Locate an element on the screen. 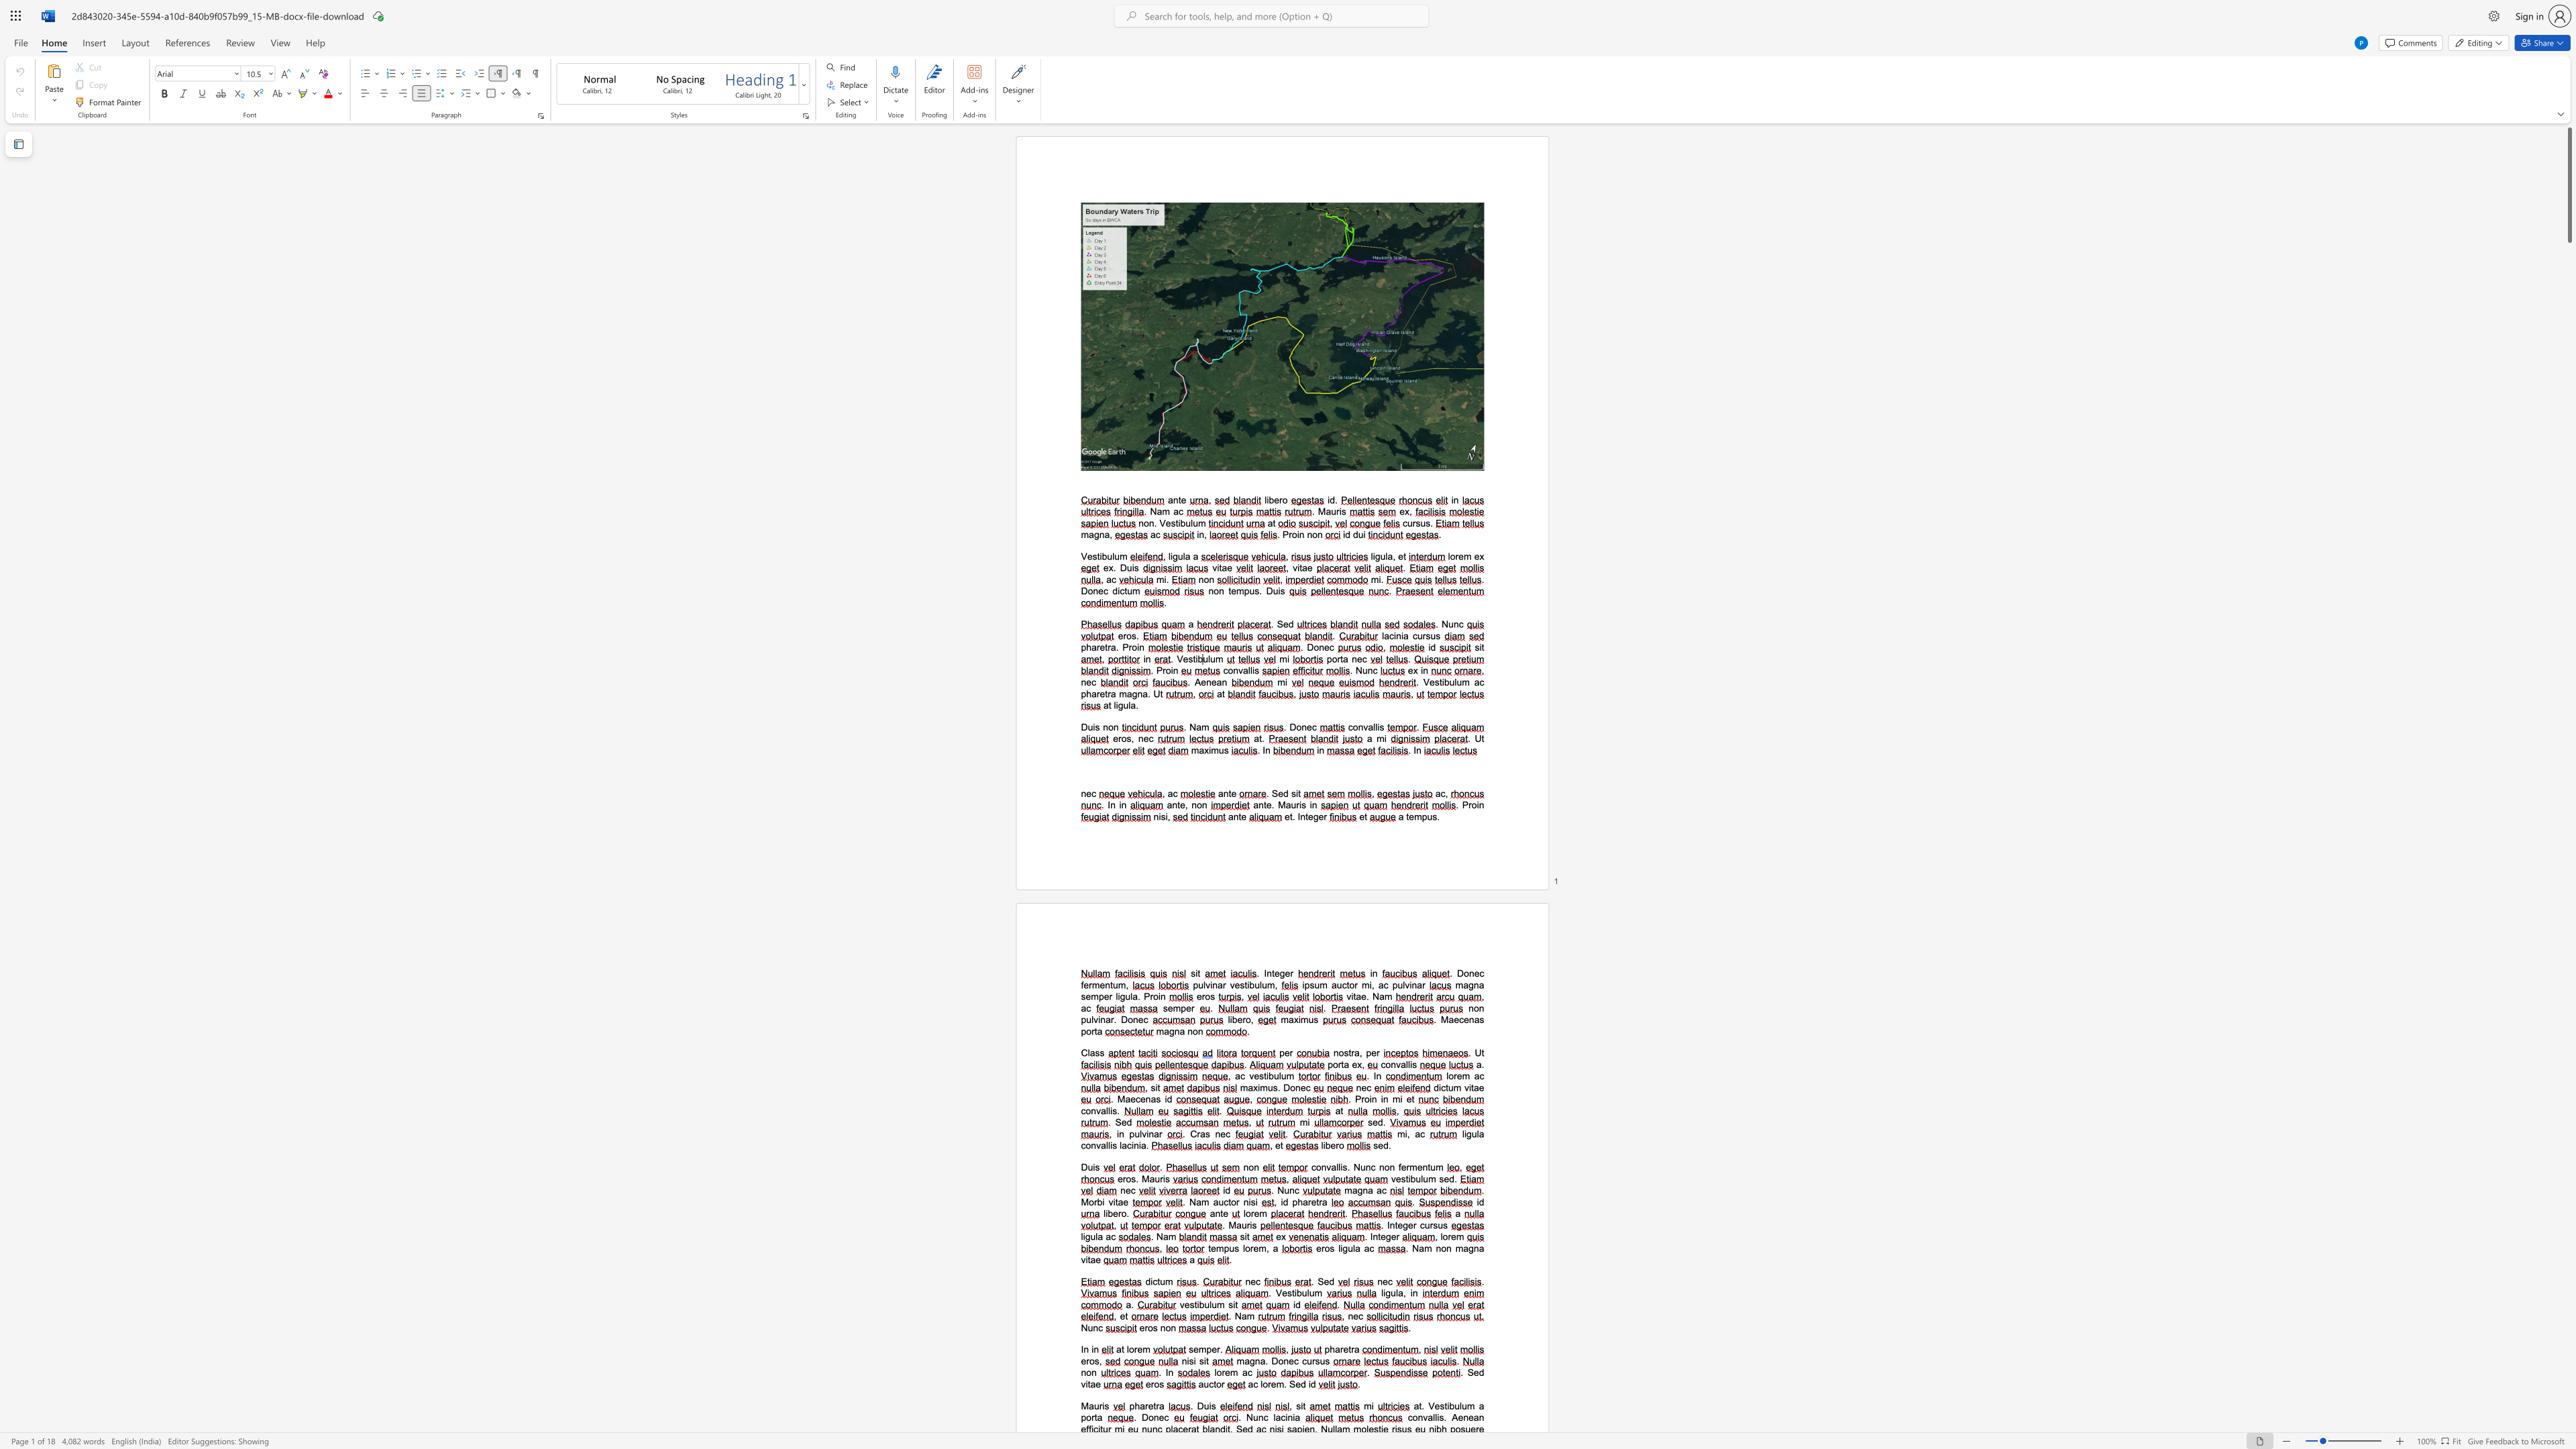 Image resolution: width=2576 pixels, height=1449 pixels. the space between the continuous character "l" and "i" in the text is located at coordinates (1376, 726).